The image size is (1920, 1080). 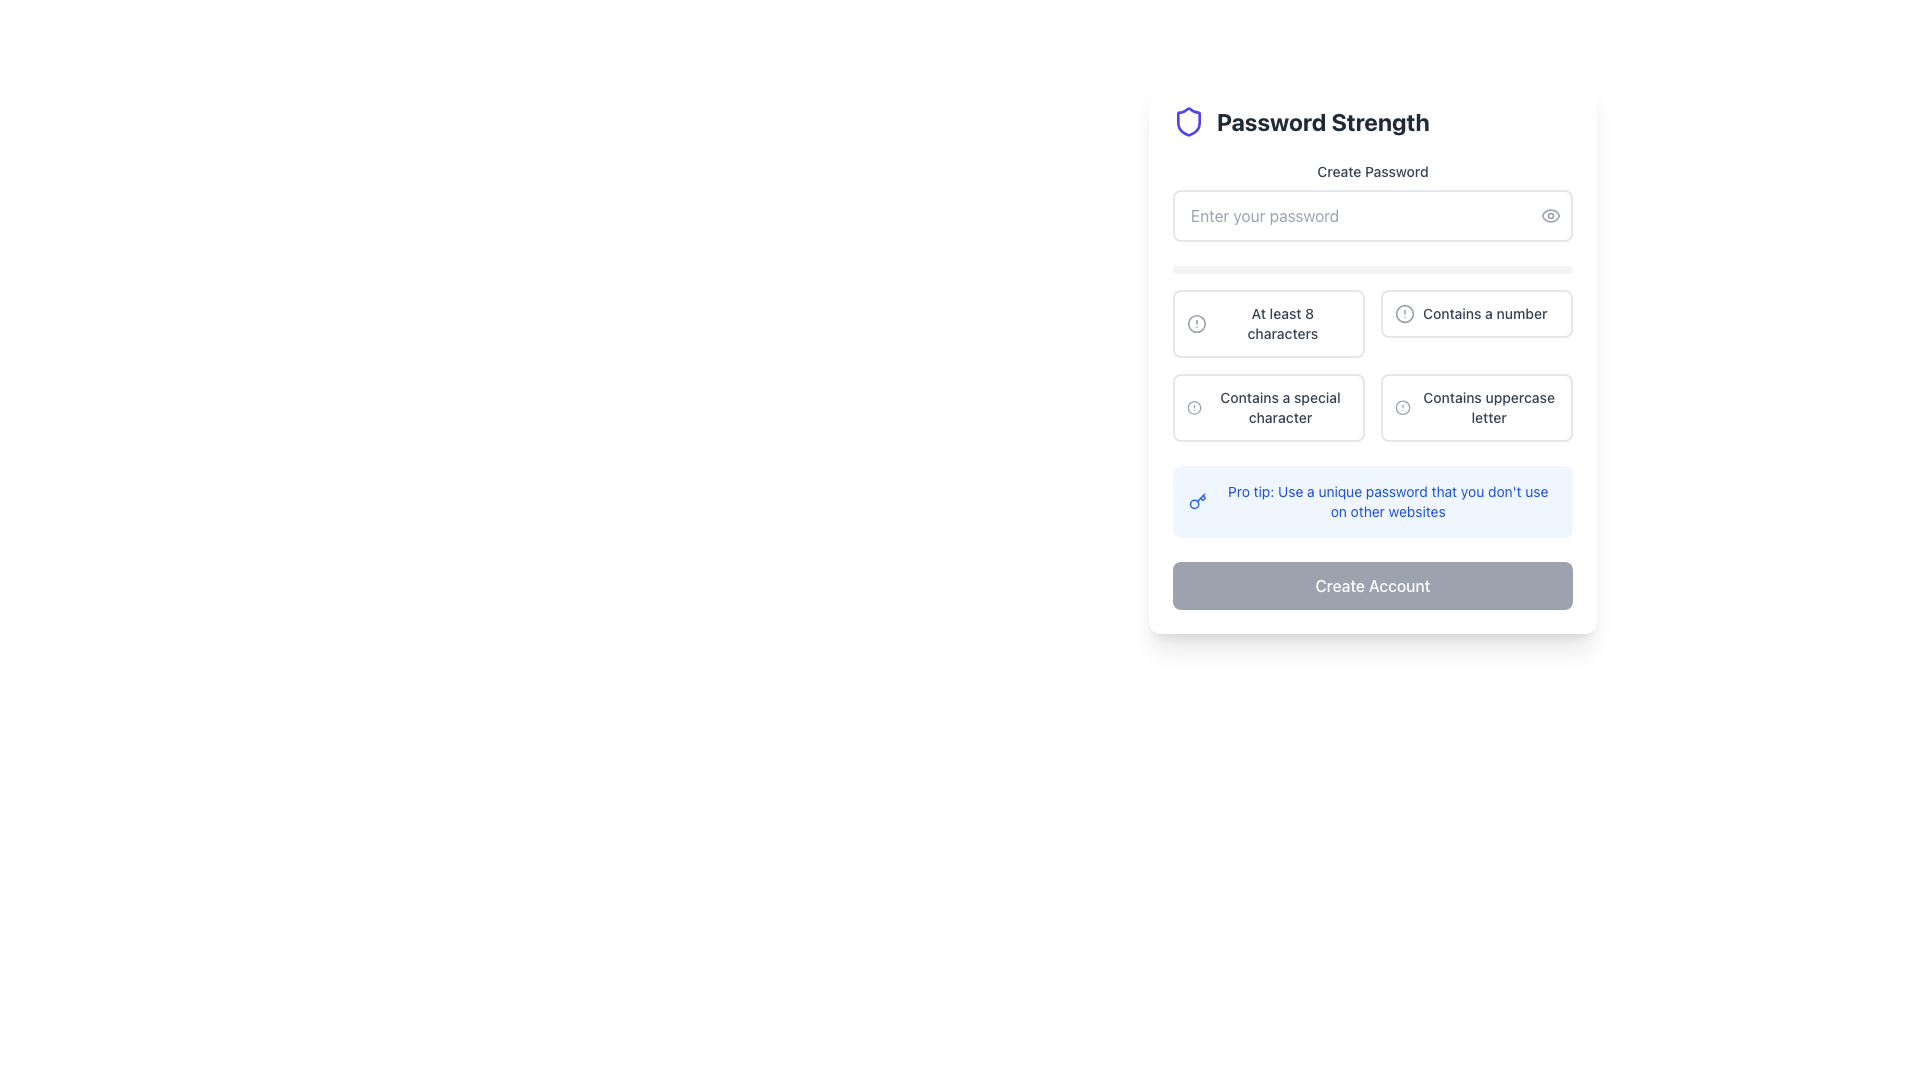 What do you see at coordinates (1404, 313) in the screenshot?
I see `the password validation icon that indicates the 'Contains a number' requirement, located in the middle section of the password strength checking interface` at bounding box center [1404, 313].